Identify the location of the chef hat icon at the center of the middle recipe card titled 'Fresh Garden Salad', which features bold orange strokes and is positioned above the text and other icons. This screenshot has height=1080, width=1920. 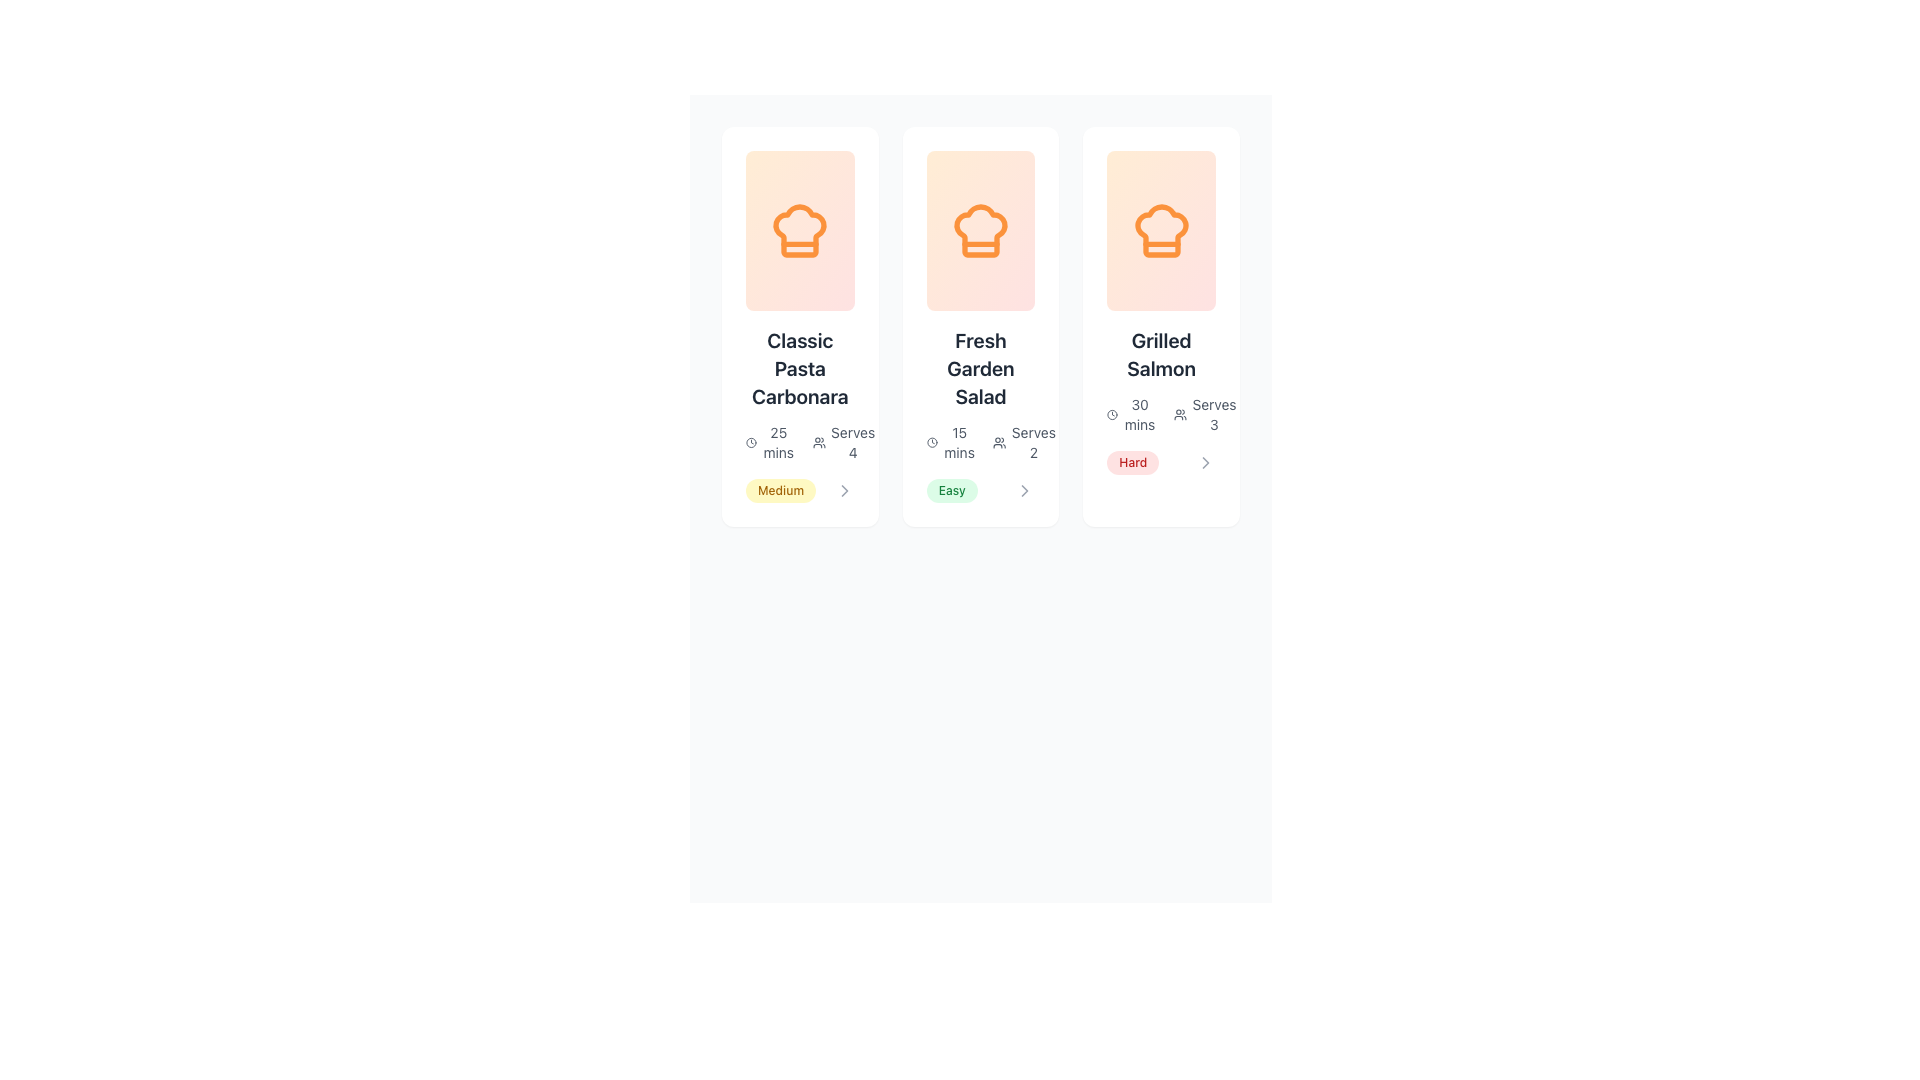
(980, 230).